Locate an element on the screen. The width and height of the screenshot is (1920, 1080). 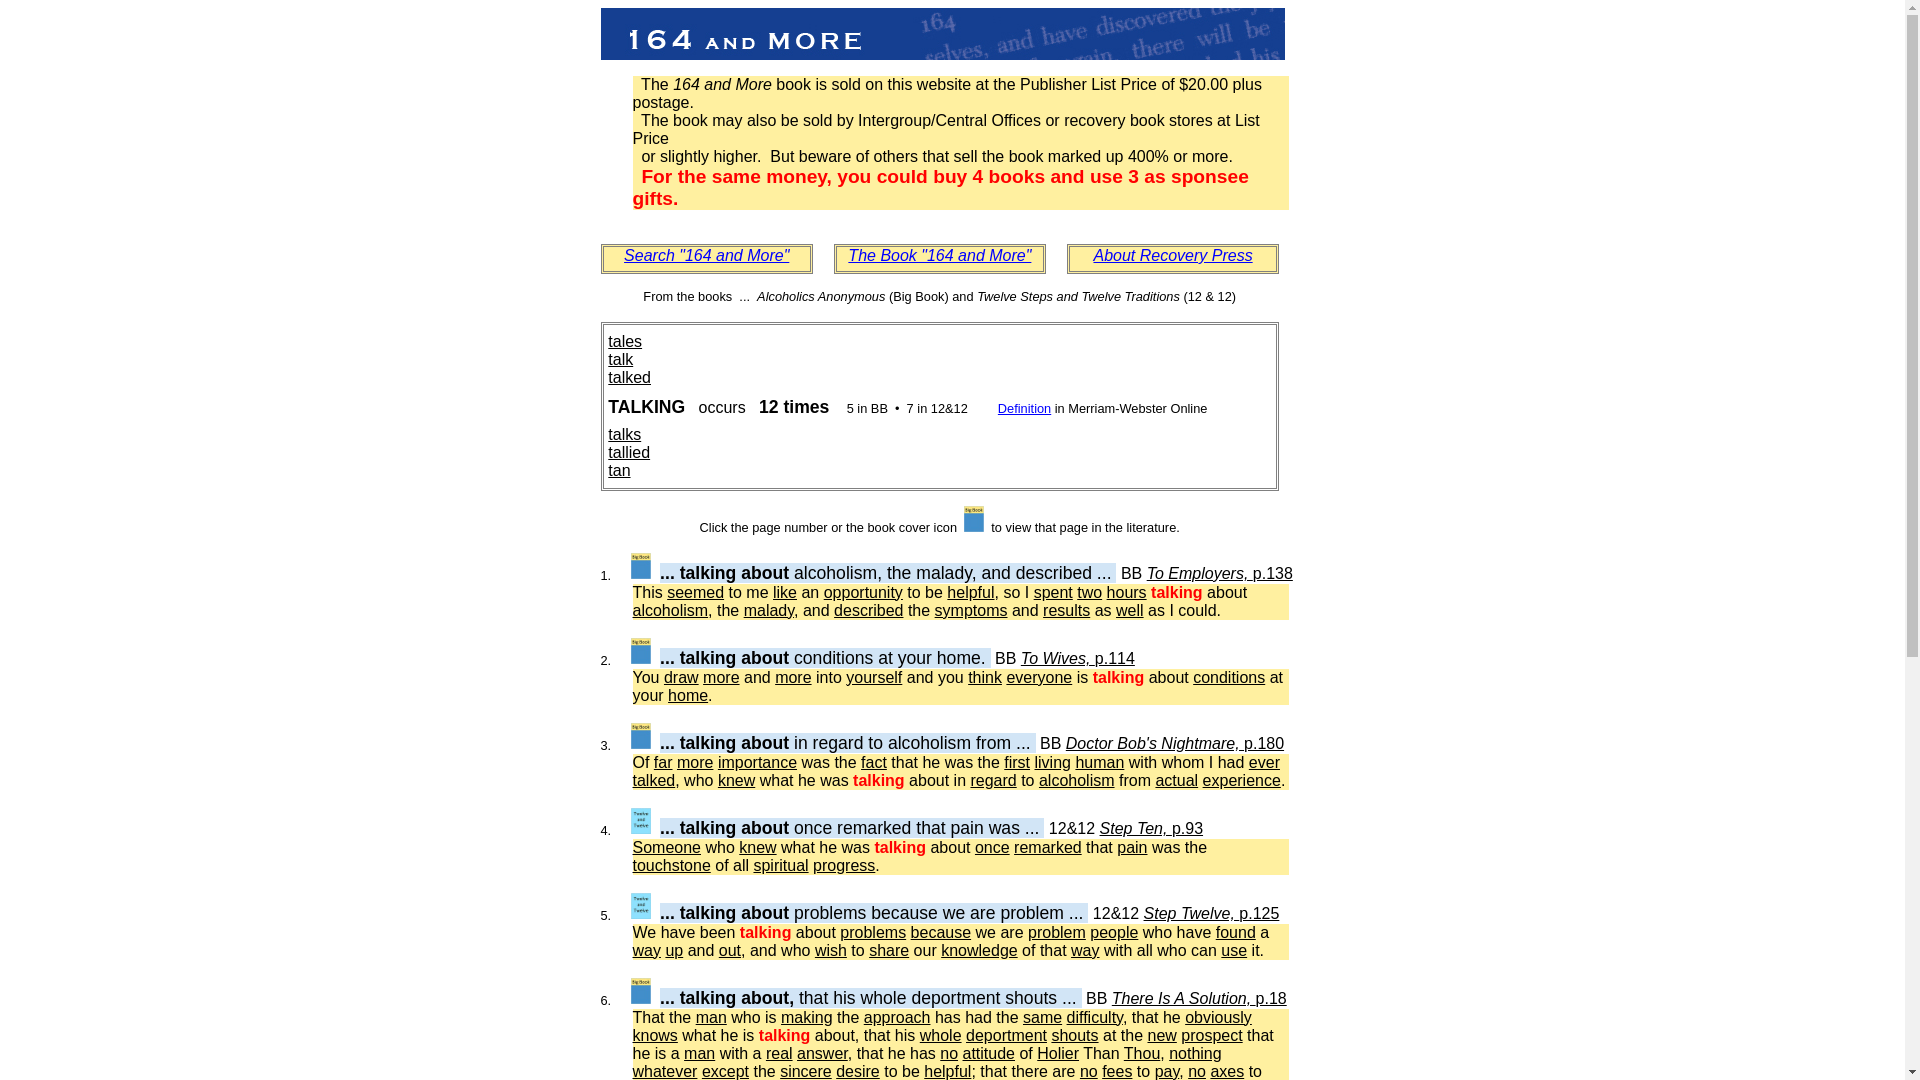
'difficulty' is located at coordinates (1093, 1017).